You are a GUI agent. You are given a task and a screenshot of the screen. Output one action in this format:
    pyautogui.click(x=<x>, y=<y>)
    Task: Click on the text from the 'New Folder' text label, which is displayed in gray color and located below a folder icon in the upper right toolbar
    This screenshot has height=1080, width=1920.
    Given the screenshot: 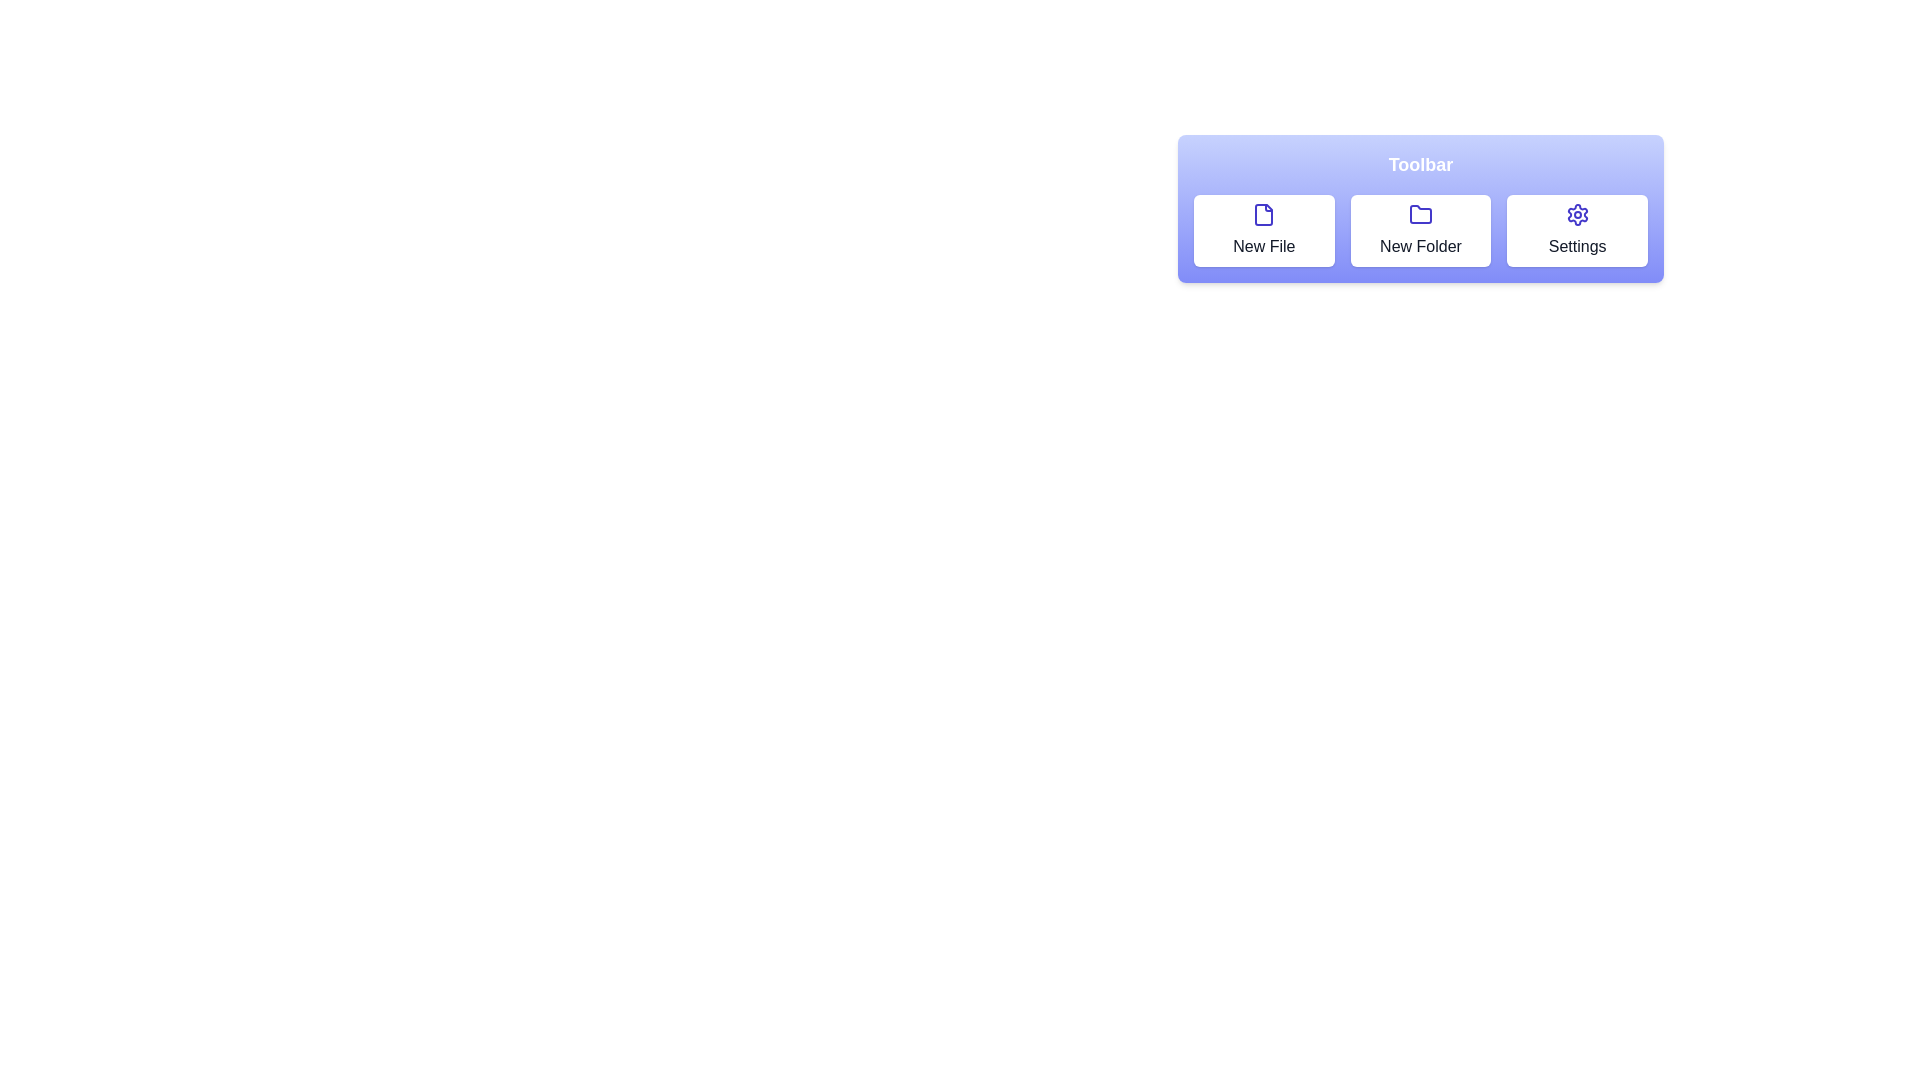 What is the action you would take?
    pyautogui.click(x=1419, y=245)
    